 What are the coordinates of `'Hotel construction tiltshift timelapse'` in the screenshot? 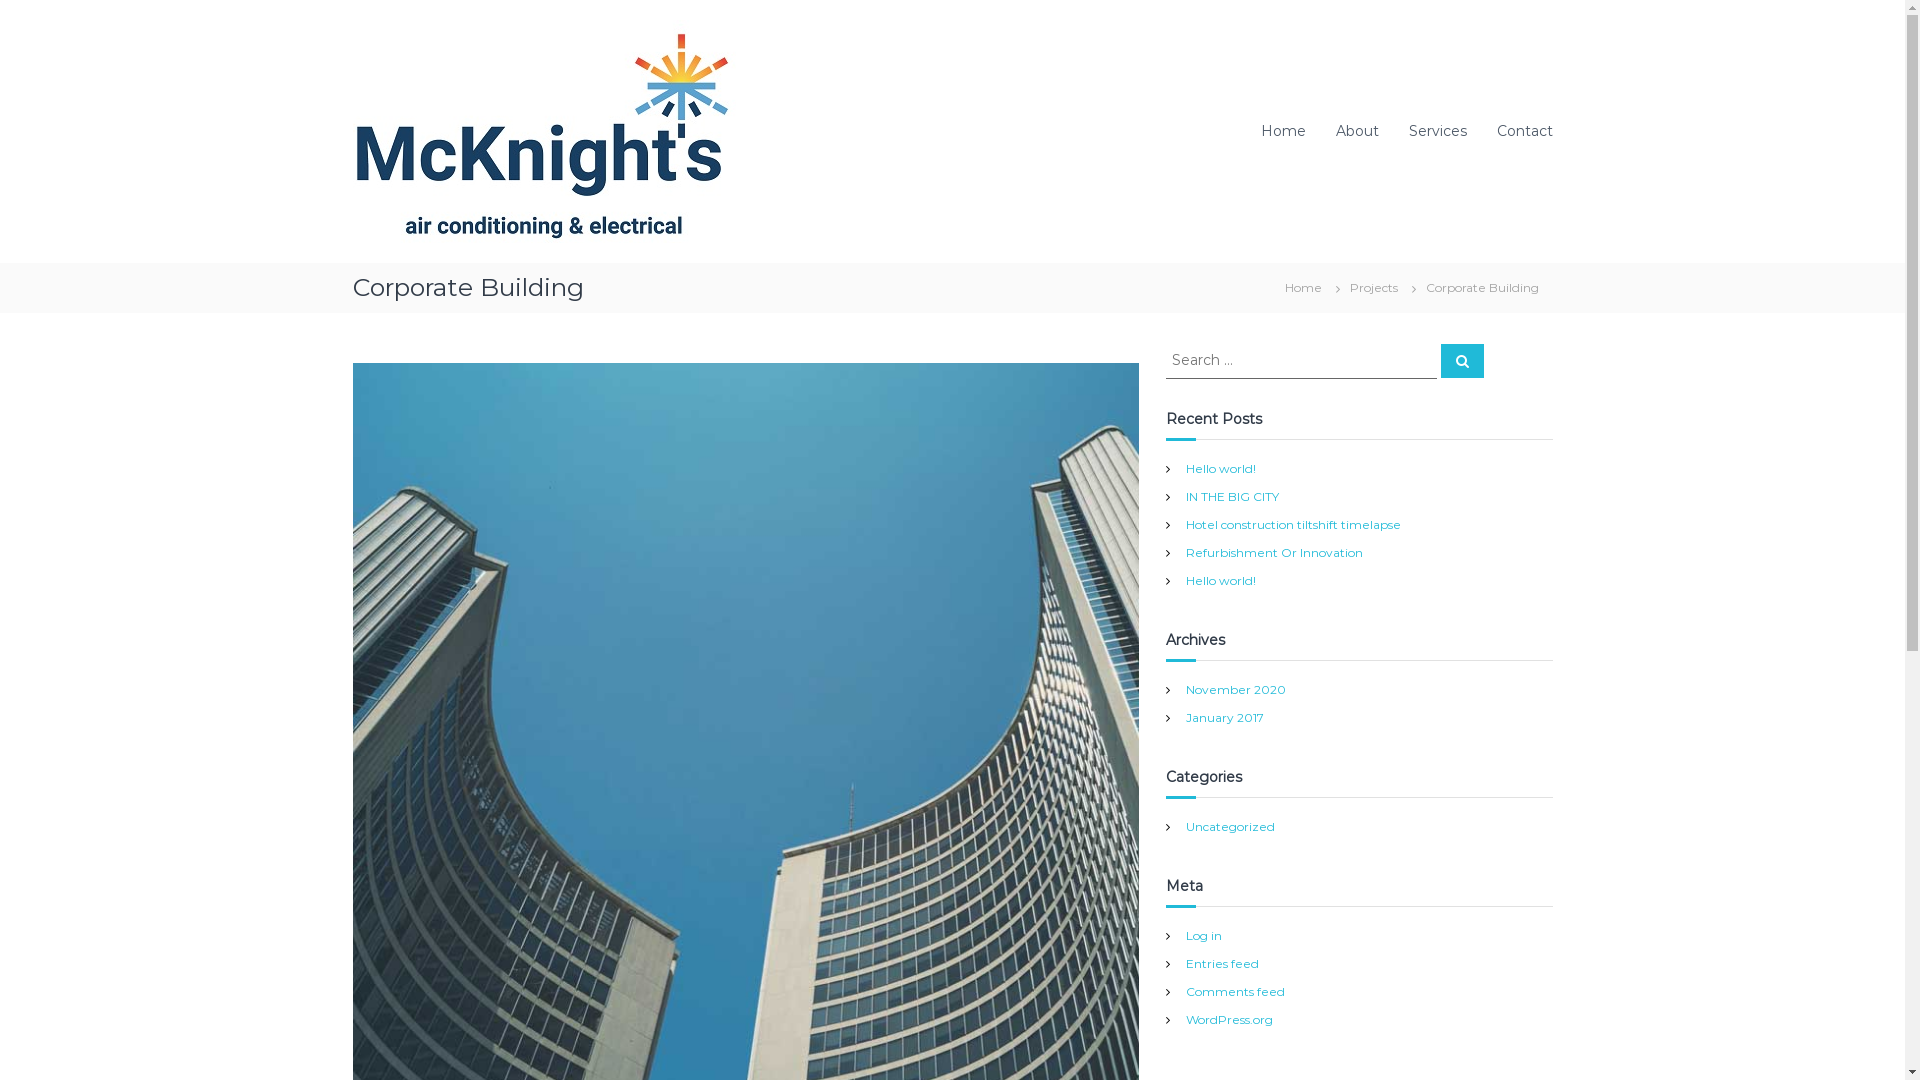 It's located at (1185, 522).